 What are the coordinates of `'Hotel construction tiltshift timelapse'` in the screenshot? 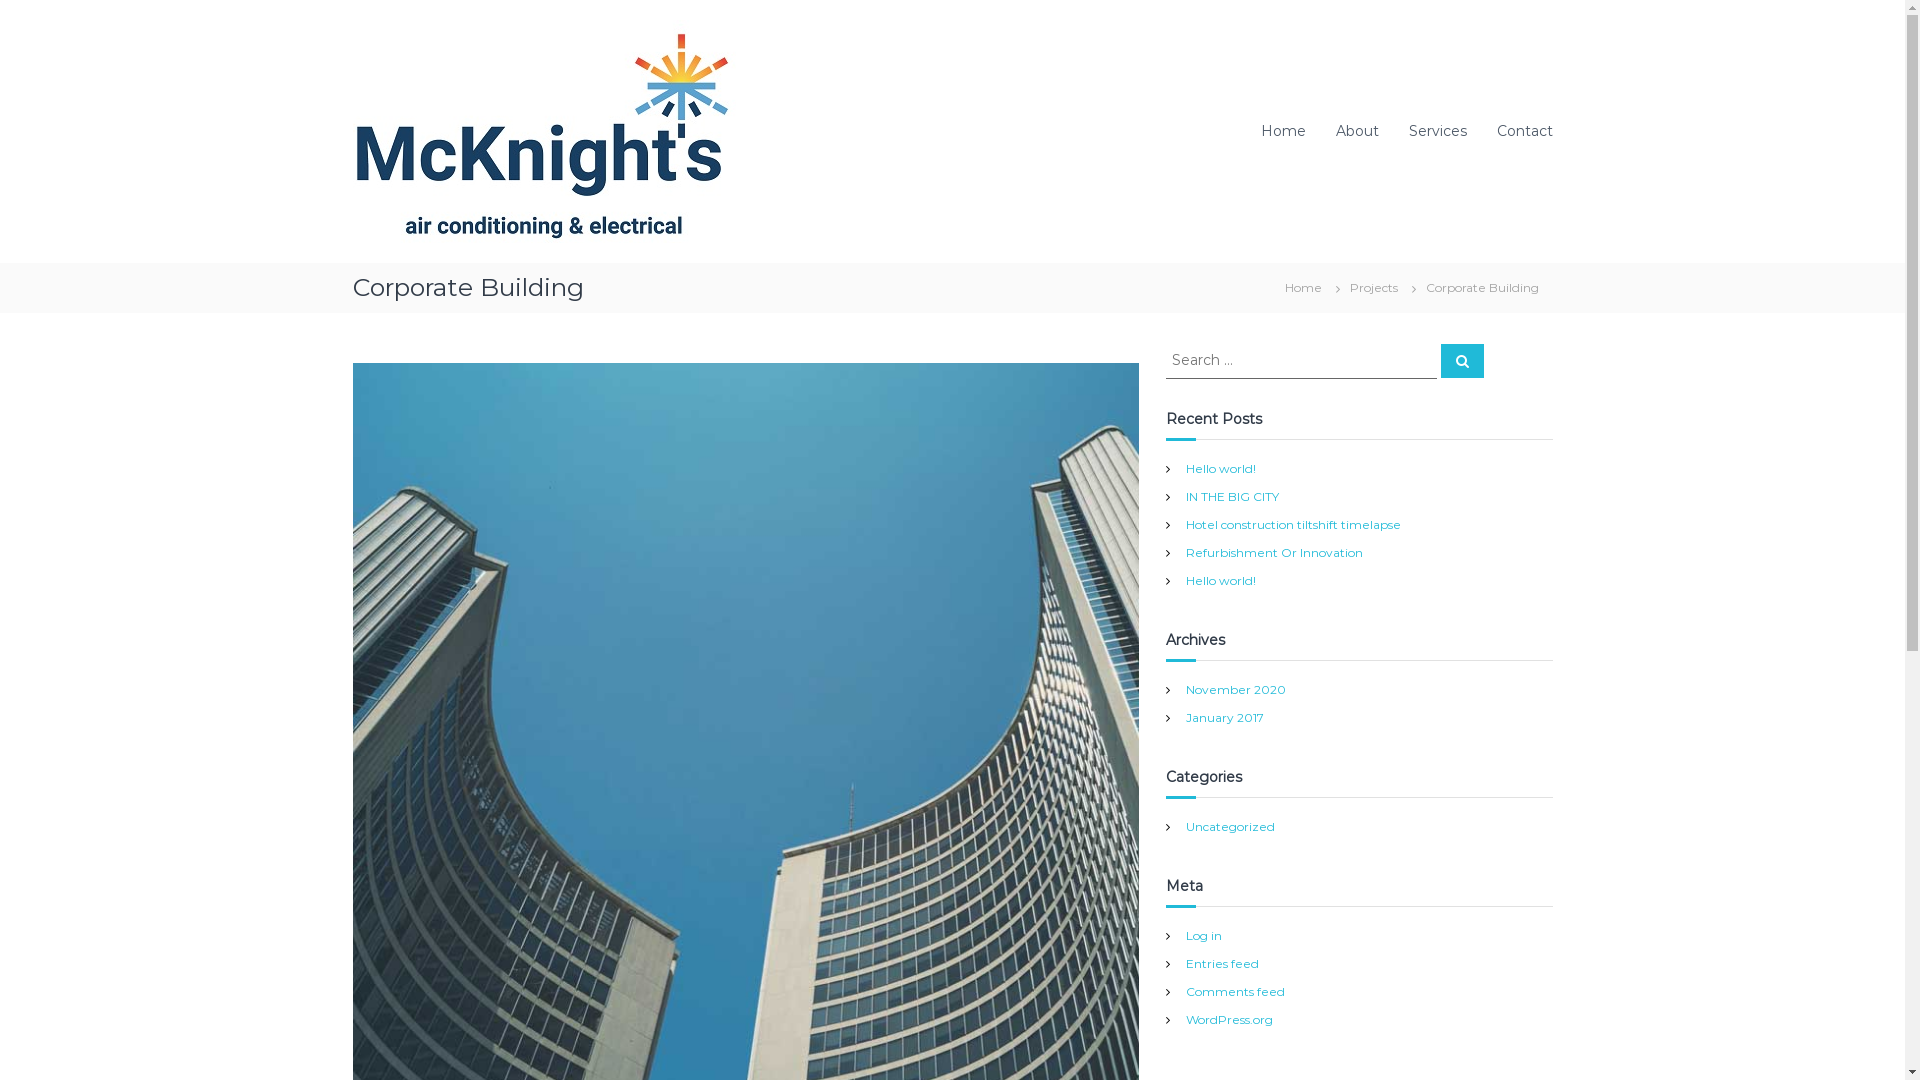 It's located at (1185, 522).